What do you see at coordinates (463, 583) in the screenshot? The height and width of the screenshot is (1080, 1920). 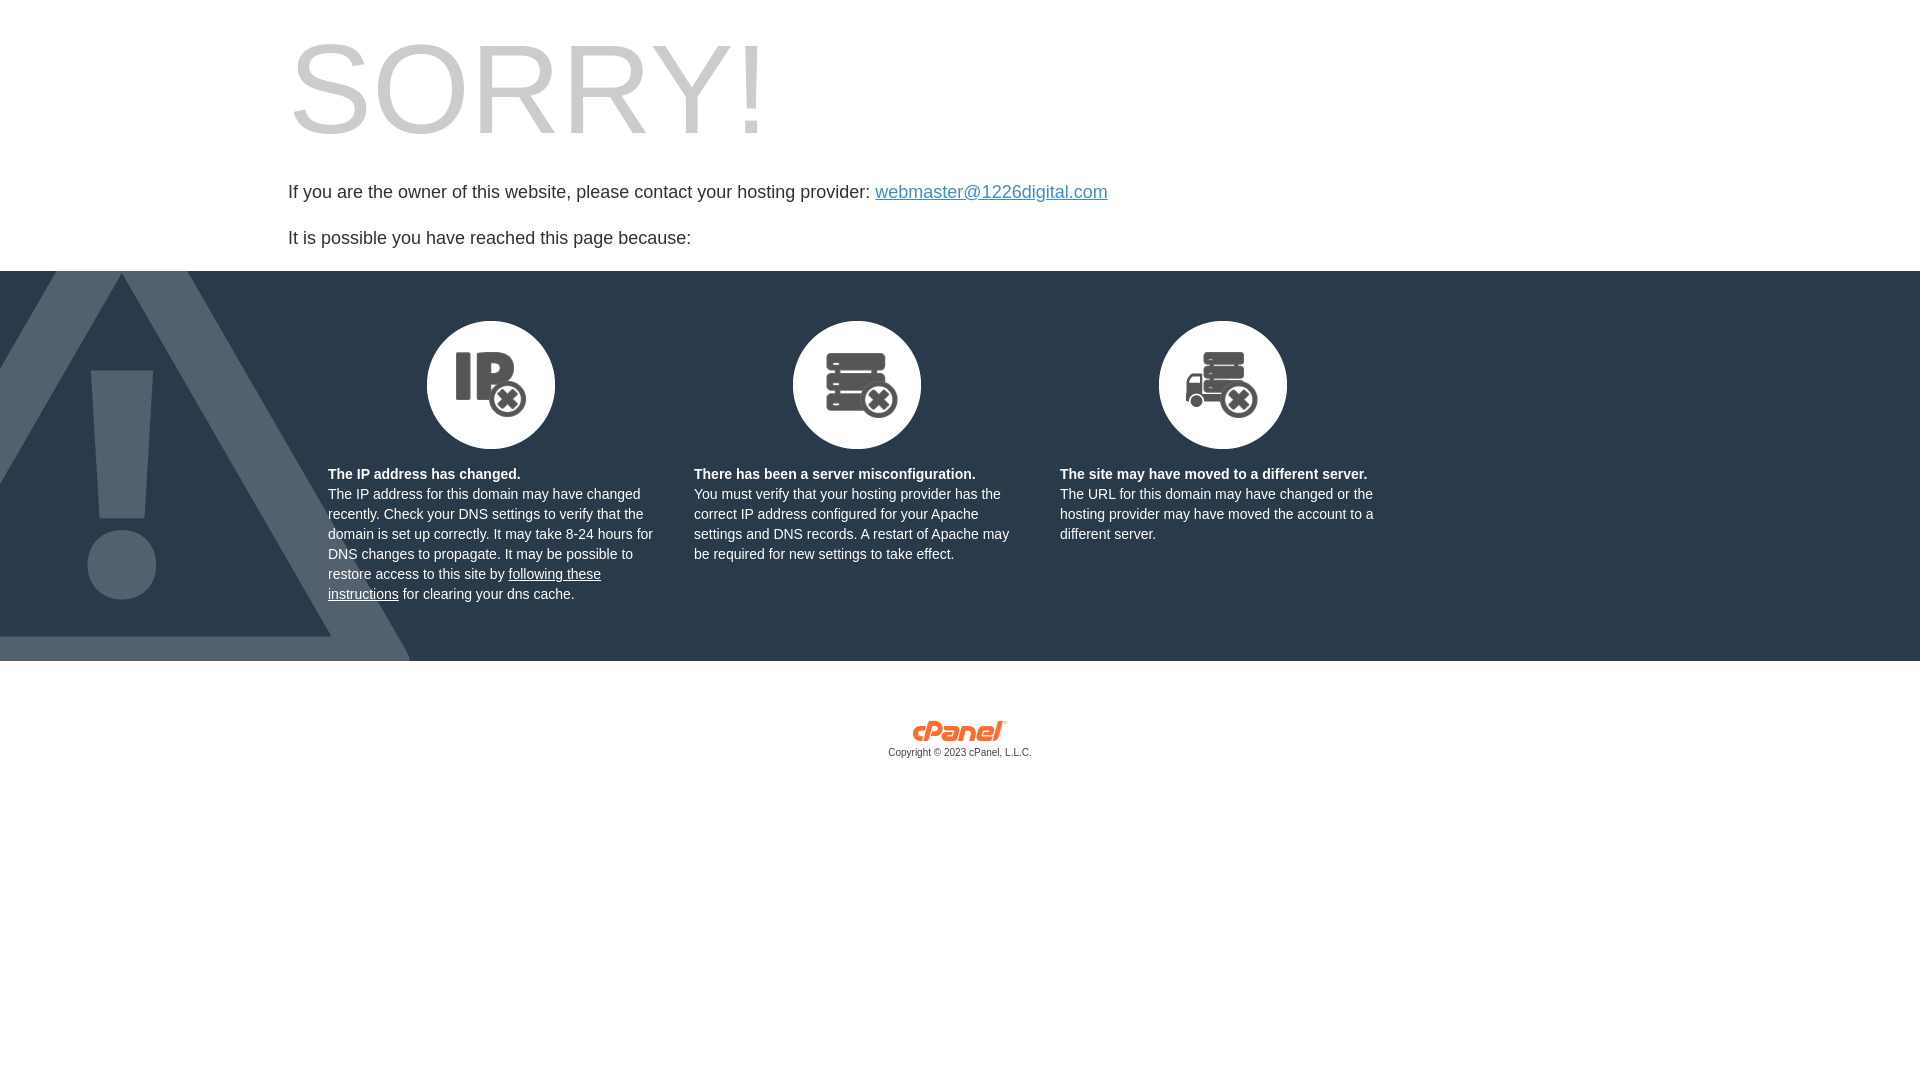 I see `'following these instructions'` at bounding box center [463, 583].